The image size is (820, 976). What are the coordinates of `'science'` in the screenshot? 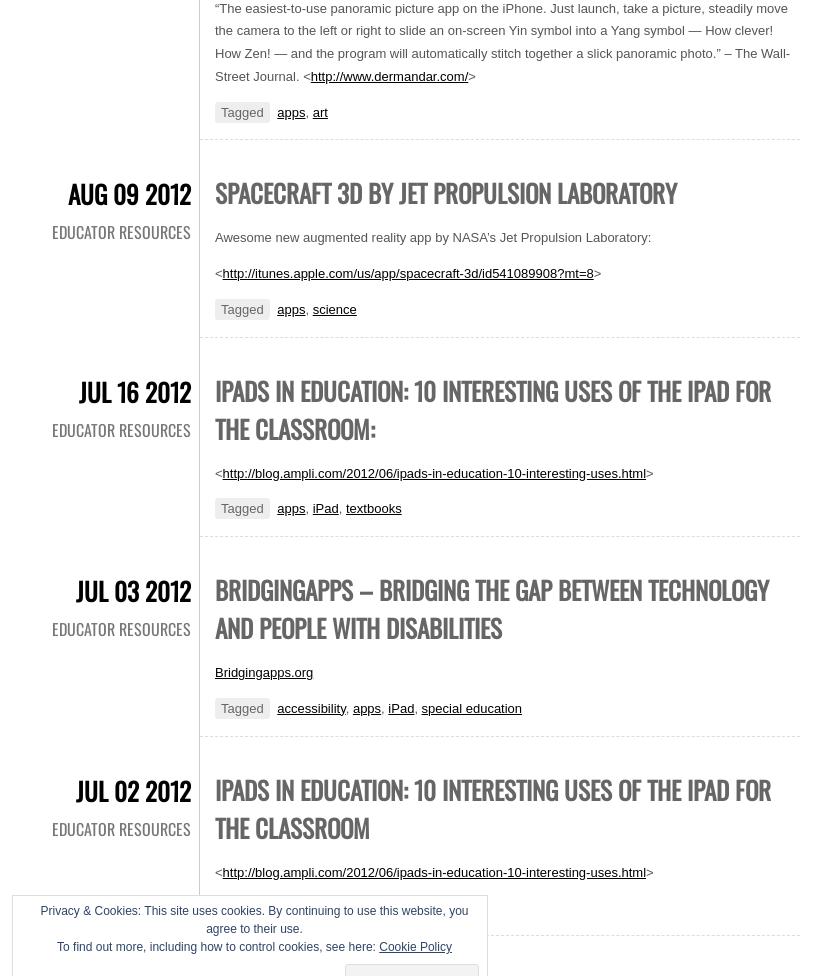 It's located at (332, 308).